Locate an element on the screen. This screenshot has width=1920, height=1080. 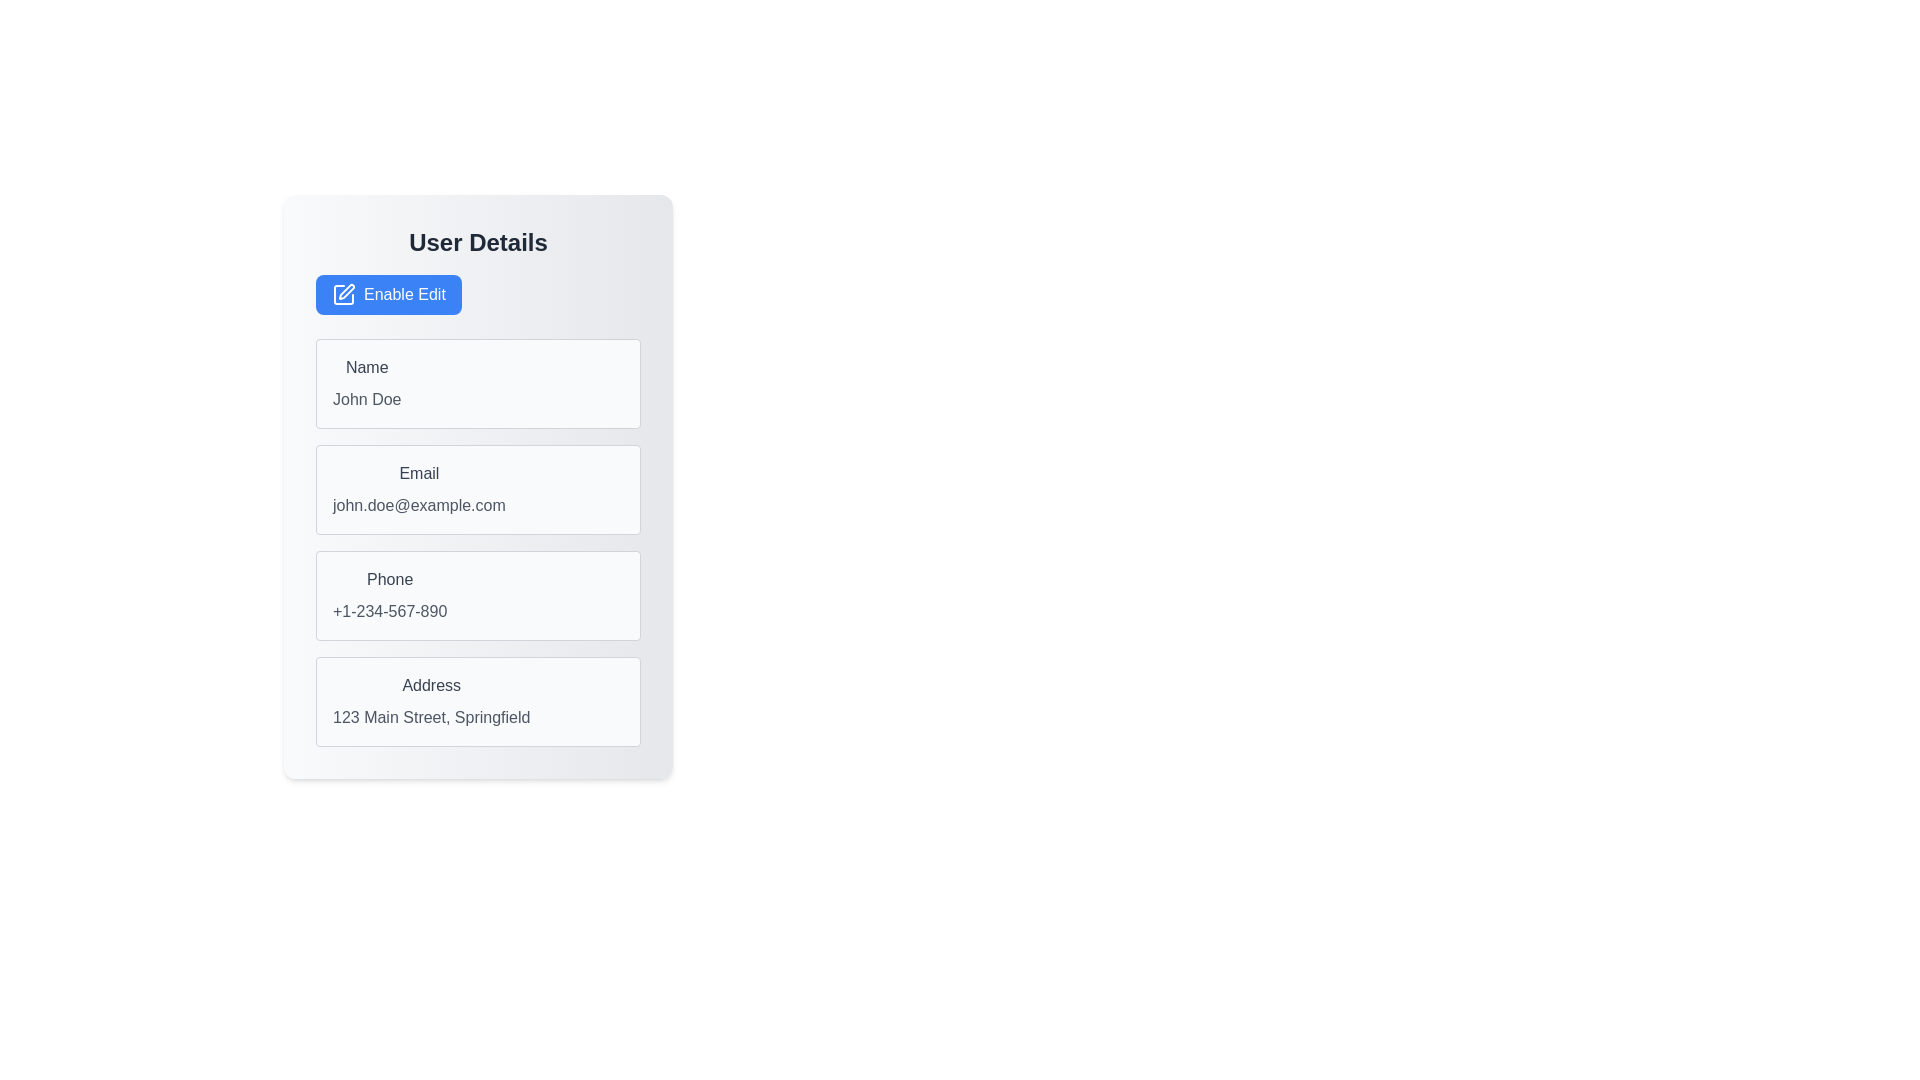
the pen icon located at the leftmost part of the blue 'Enable Edit' button, which is styled with a stroke and no fill is located at coordinates (346, 292).